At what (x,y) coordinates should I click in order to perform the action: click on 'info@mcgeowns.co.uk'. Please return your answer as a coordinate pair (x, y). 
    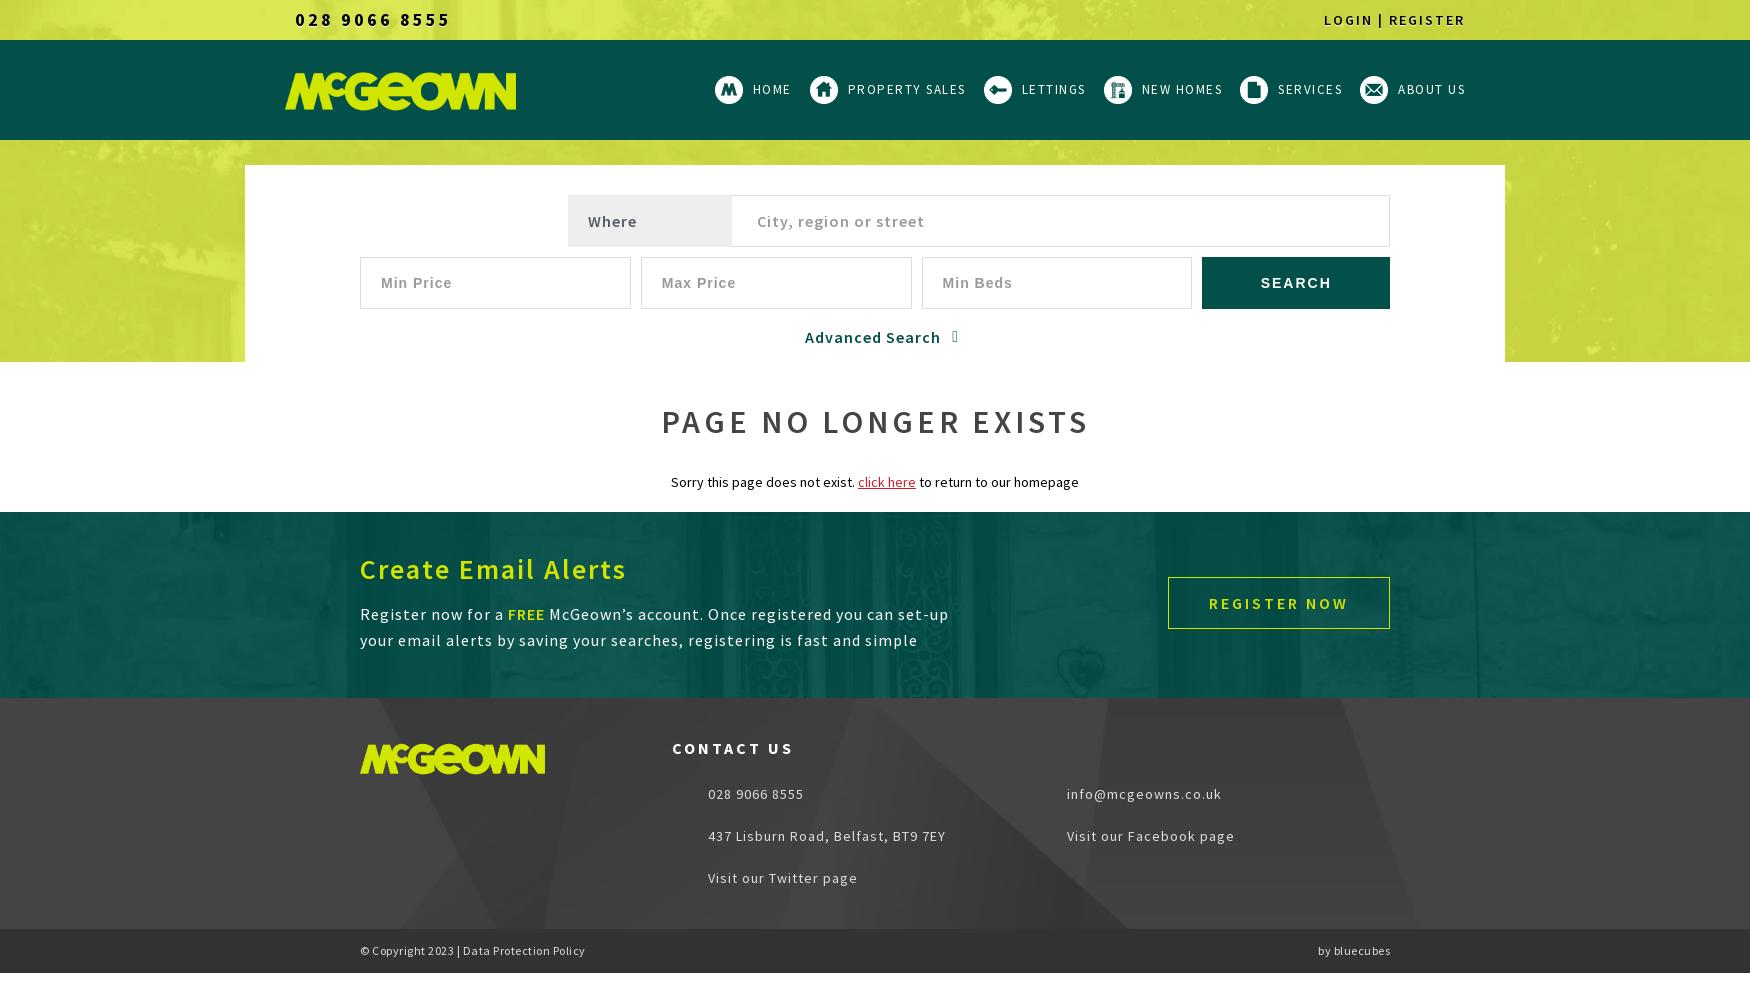
    Looking at the image, I should click on (1143, 794).